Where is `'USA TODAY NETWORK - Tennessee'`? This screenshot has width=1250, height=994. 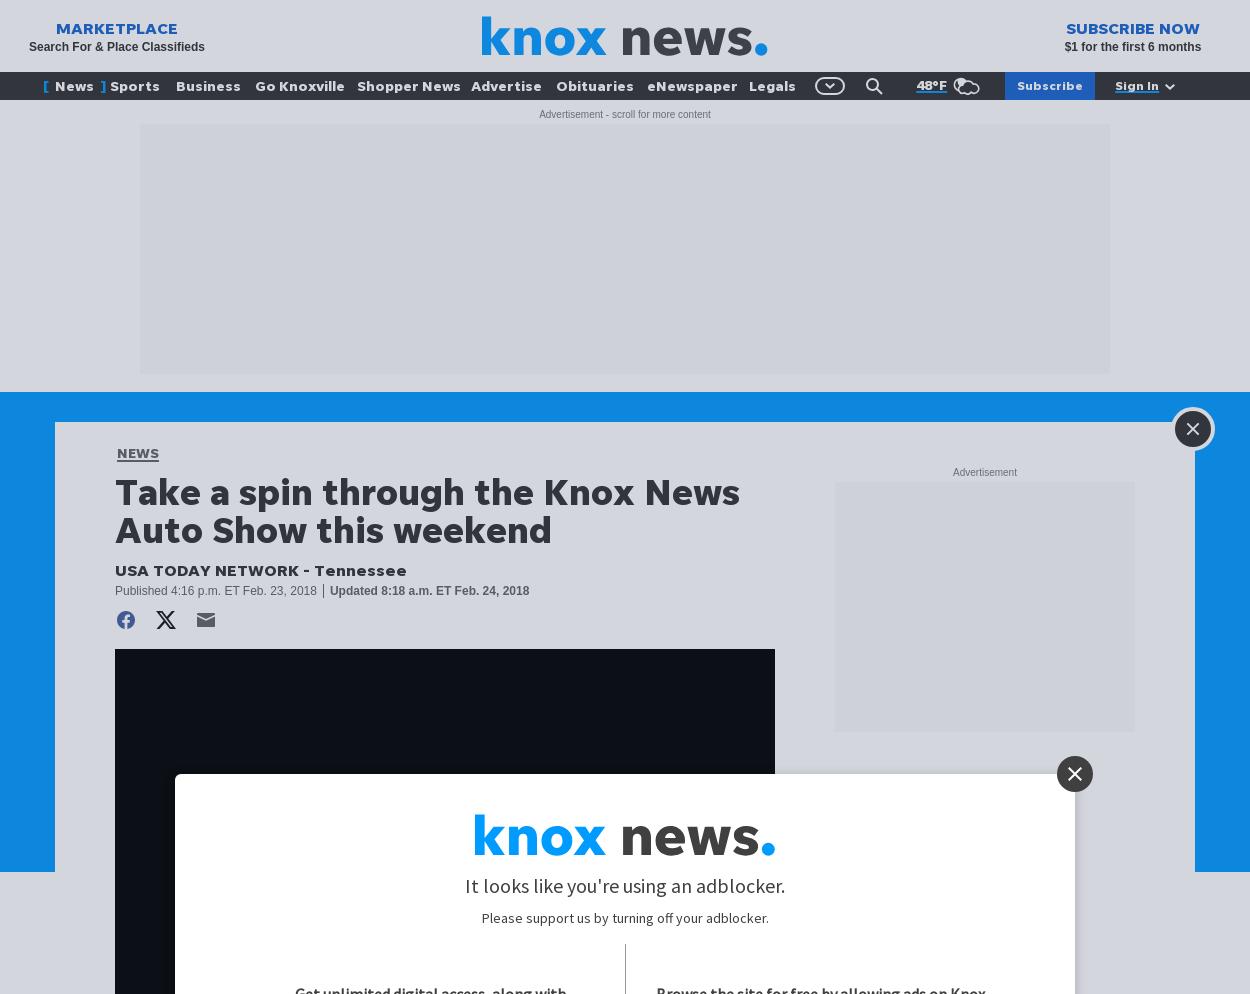 'USA TODAY NETWORK - Tennessee' is located at coordinates (261, 569).